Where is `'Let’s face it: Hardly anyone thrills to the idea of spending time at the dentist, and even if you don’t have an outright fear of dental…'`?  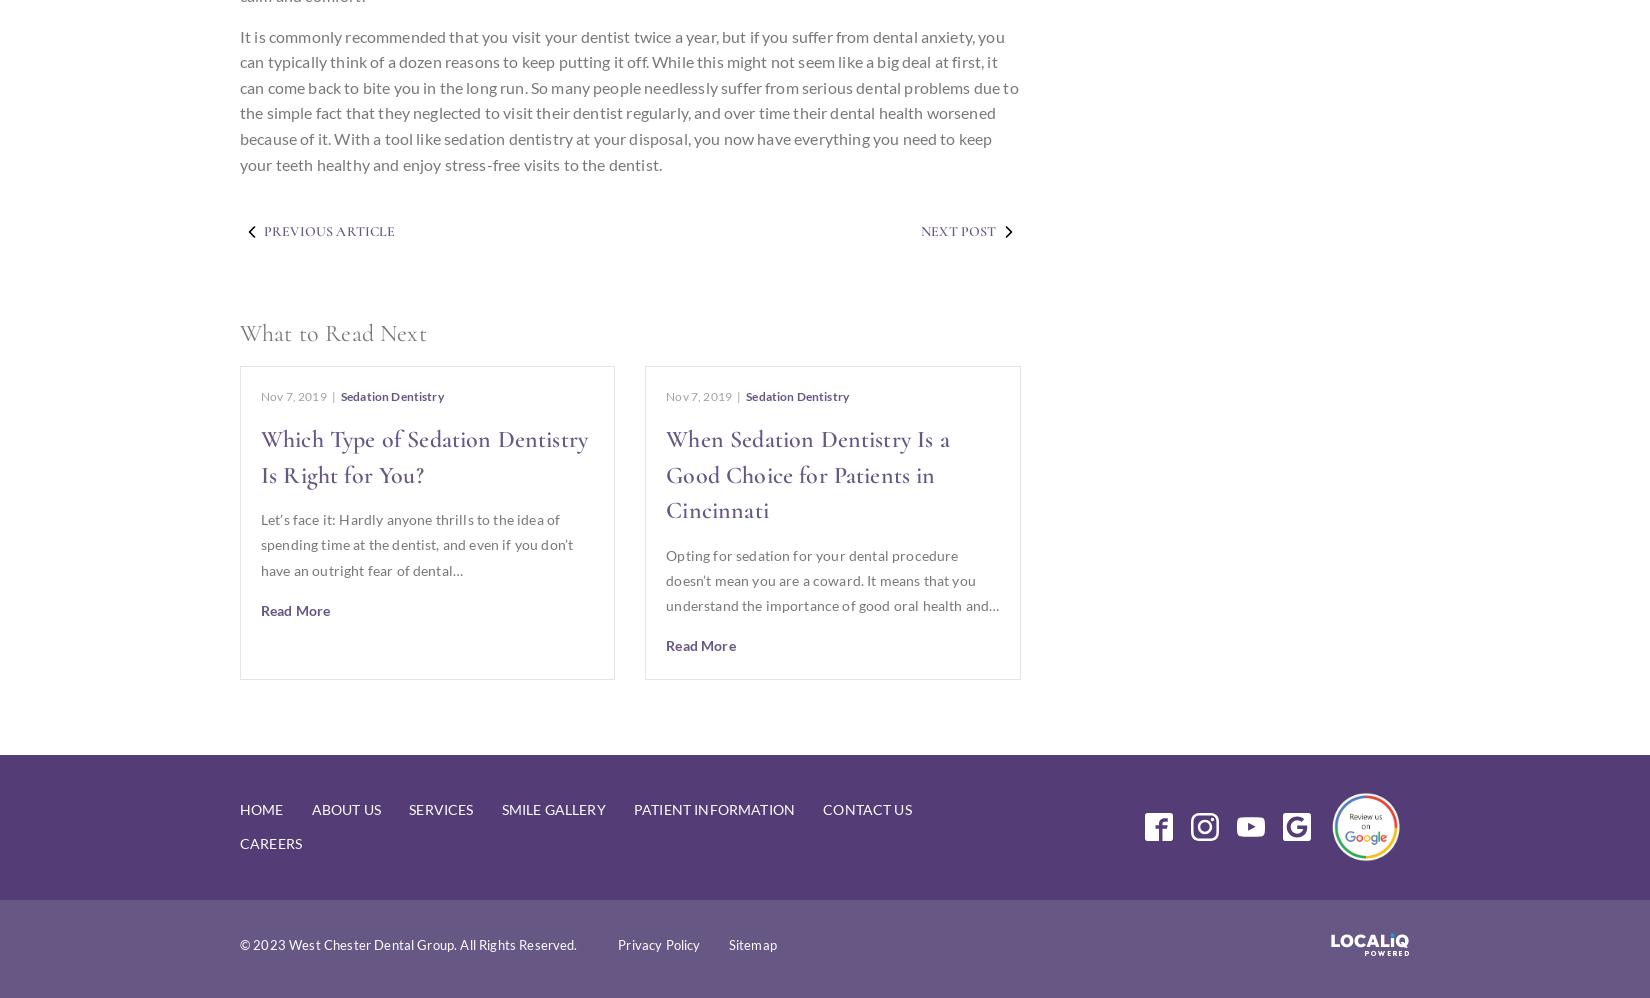 'Let’s face it: Hardly anyone thrills to the idea of spending time at the dentist, and even if you don’t have an outright fear of dental…' is located at coordinates (415, 544).